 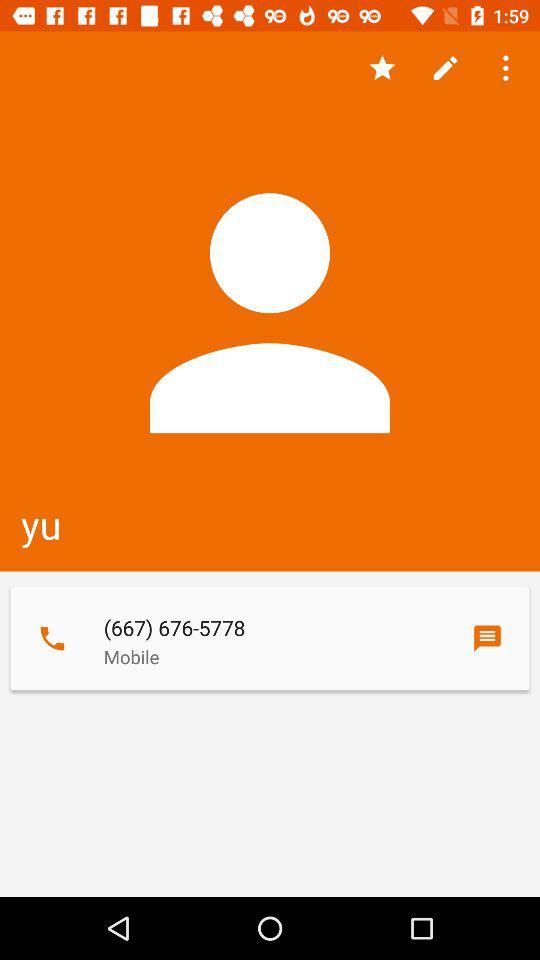 What do you see at coordinates (382, 68) in the screenshot?
I see `icon above yu` at bounding box center [382, 68].